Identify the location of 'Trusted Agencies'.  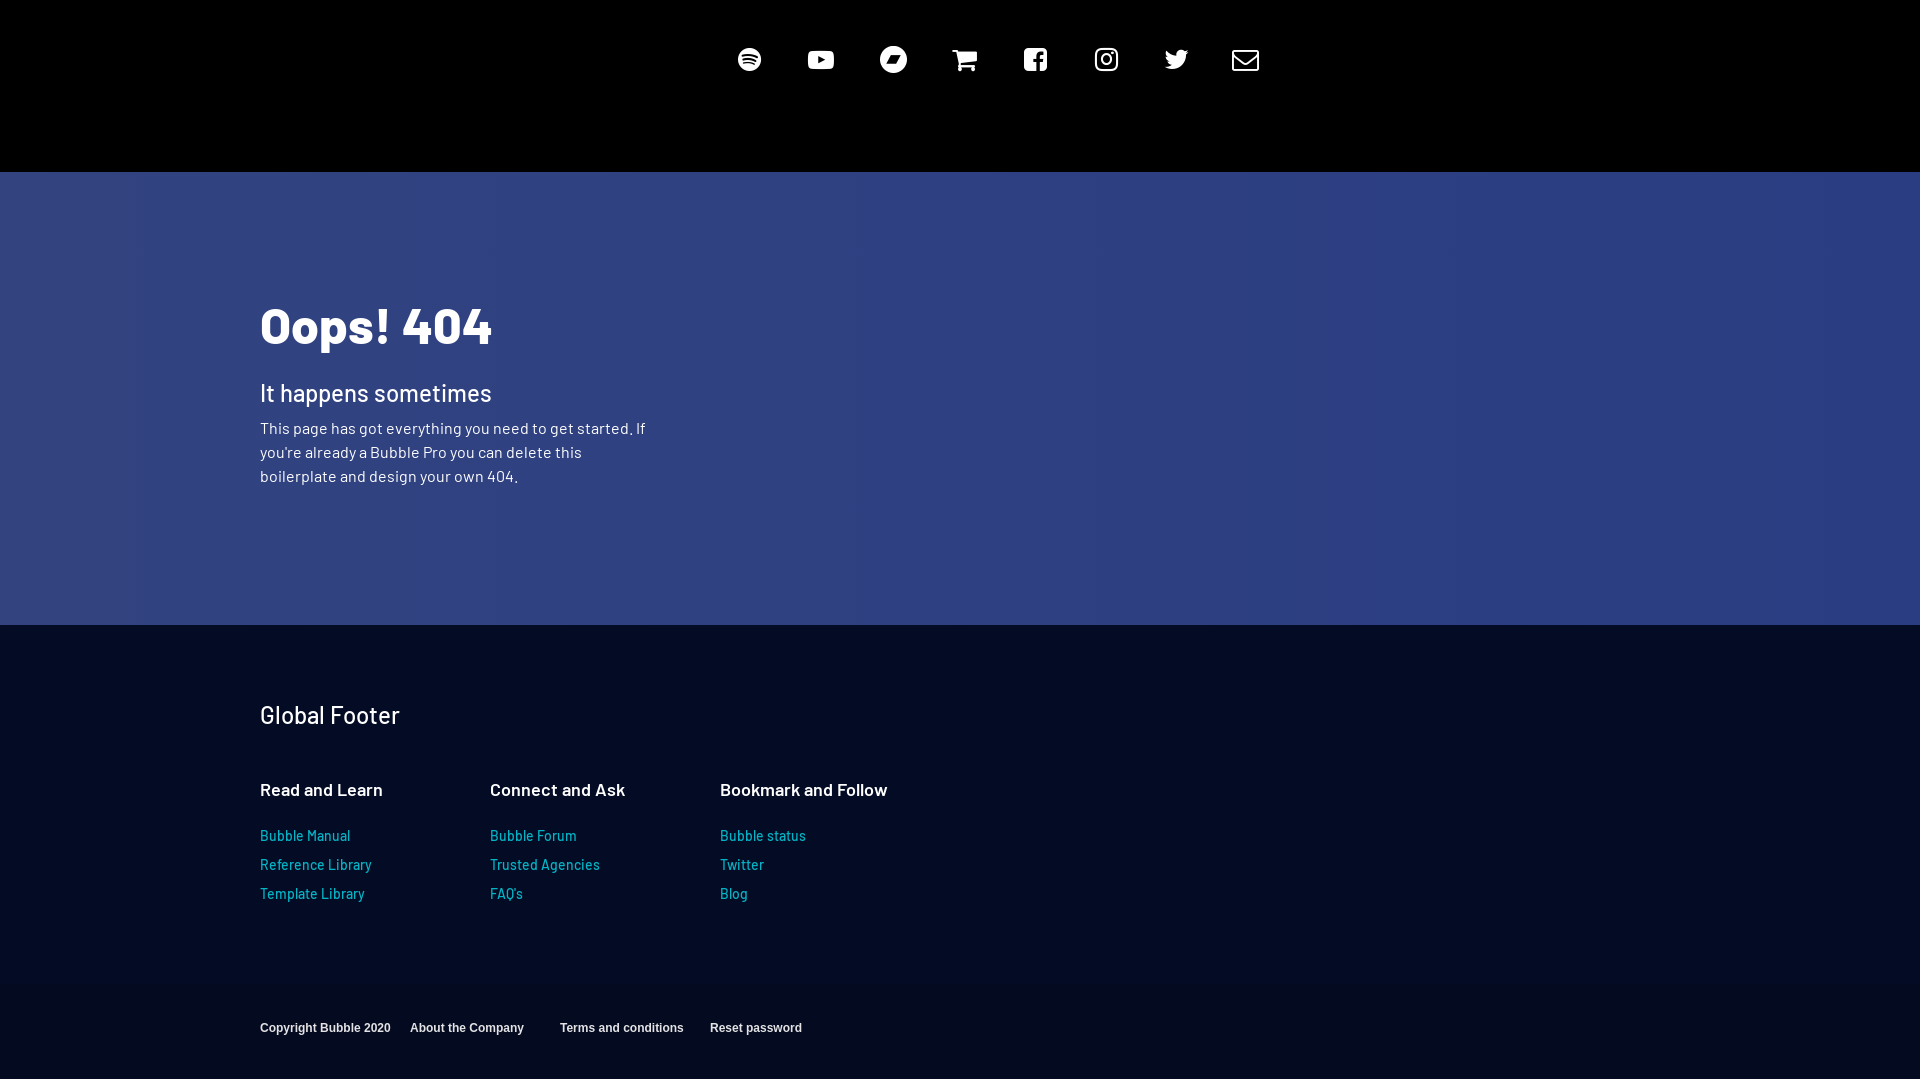
(489, 871).